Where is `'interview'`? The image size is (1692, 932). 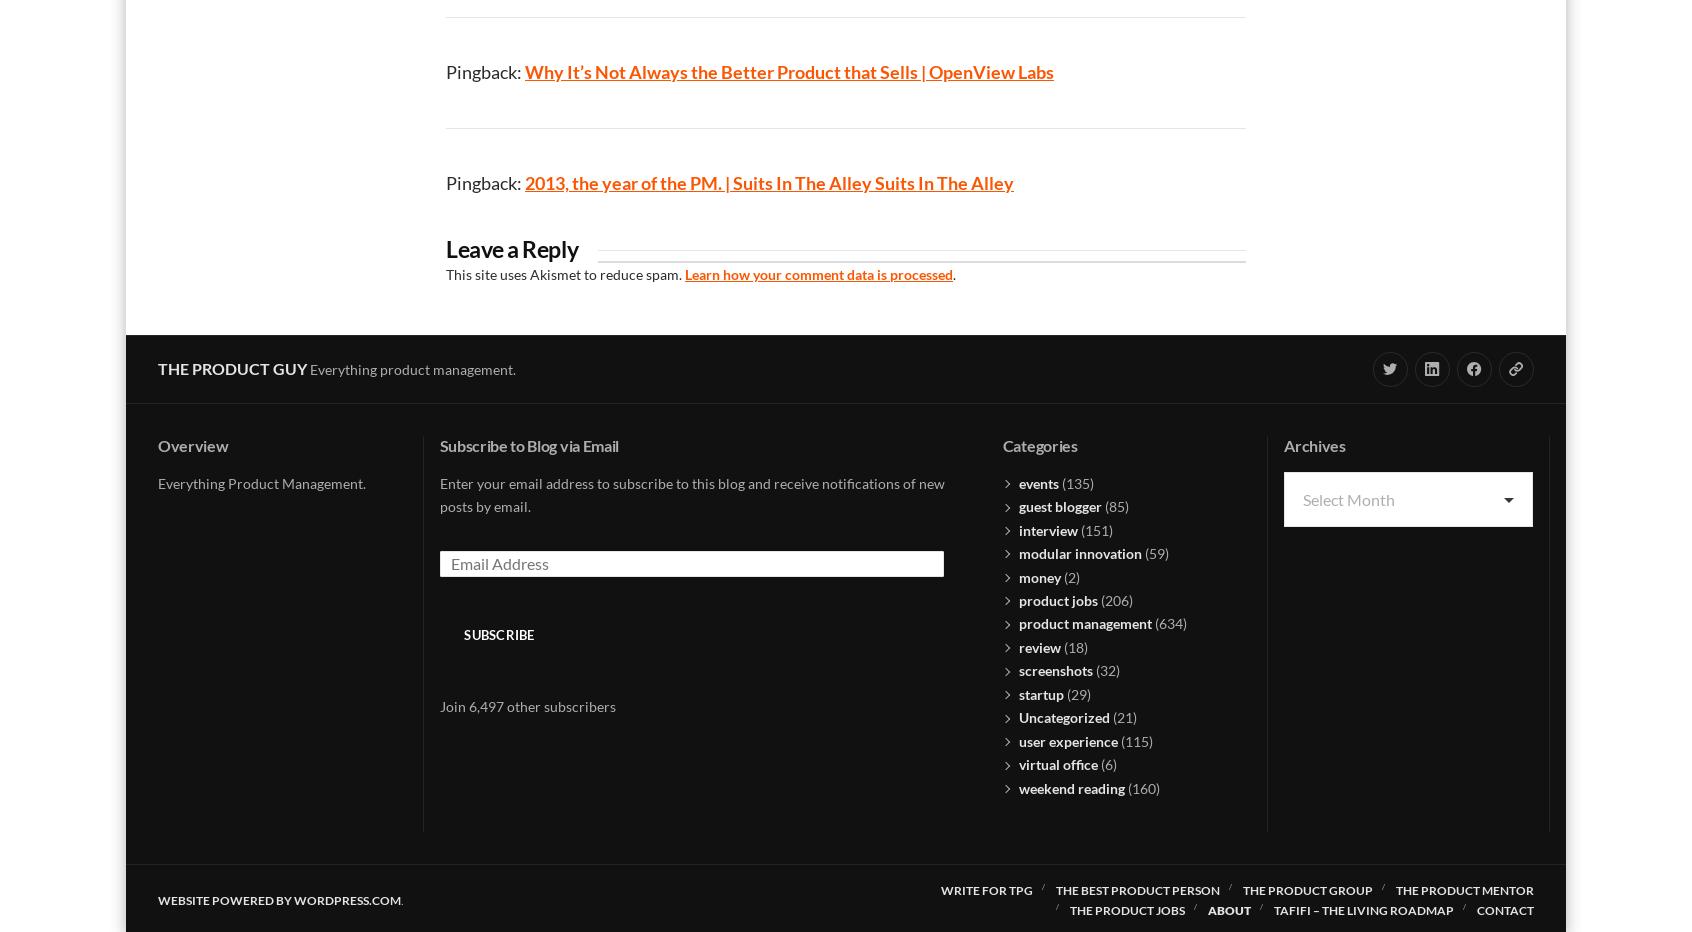 'interview' is located at coordinates (1017, 529).